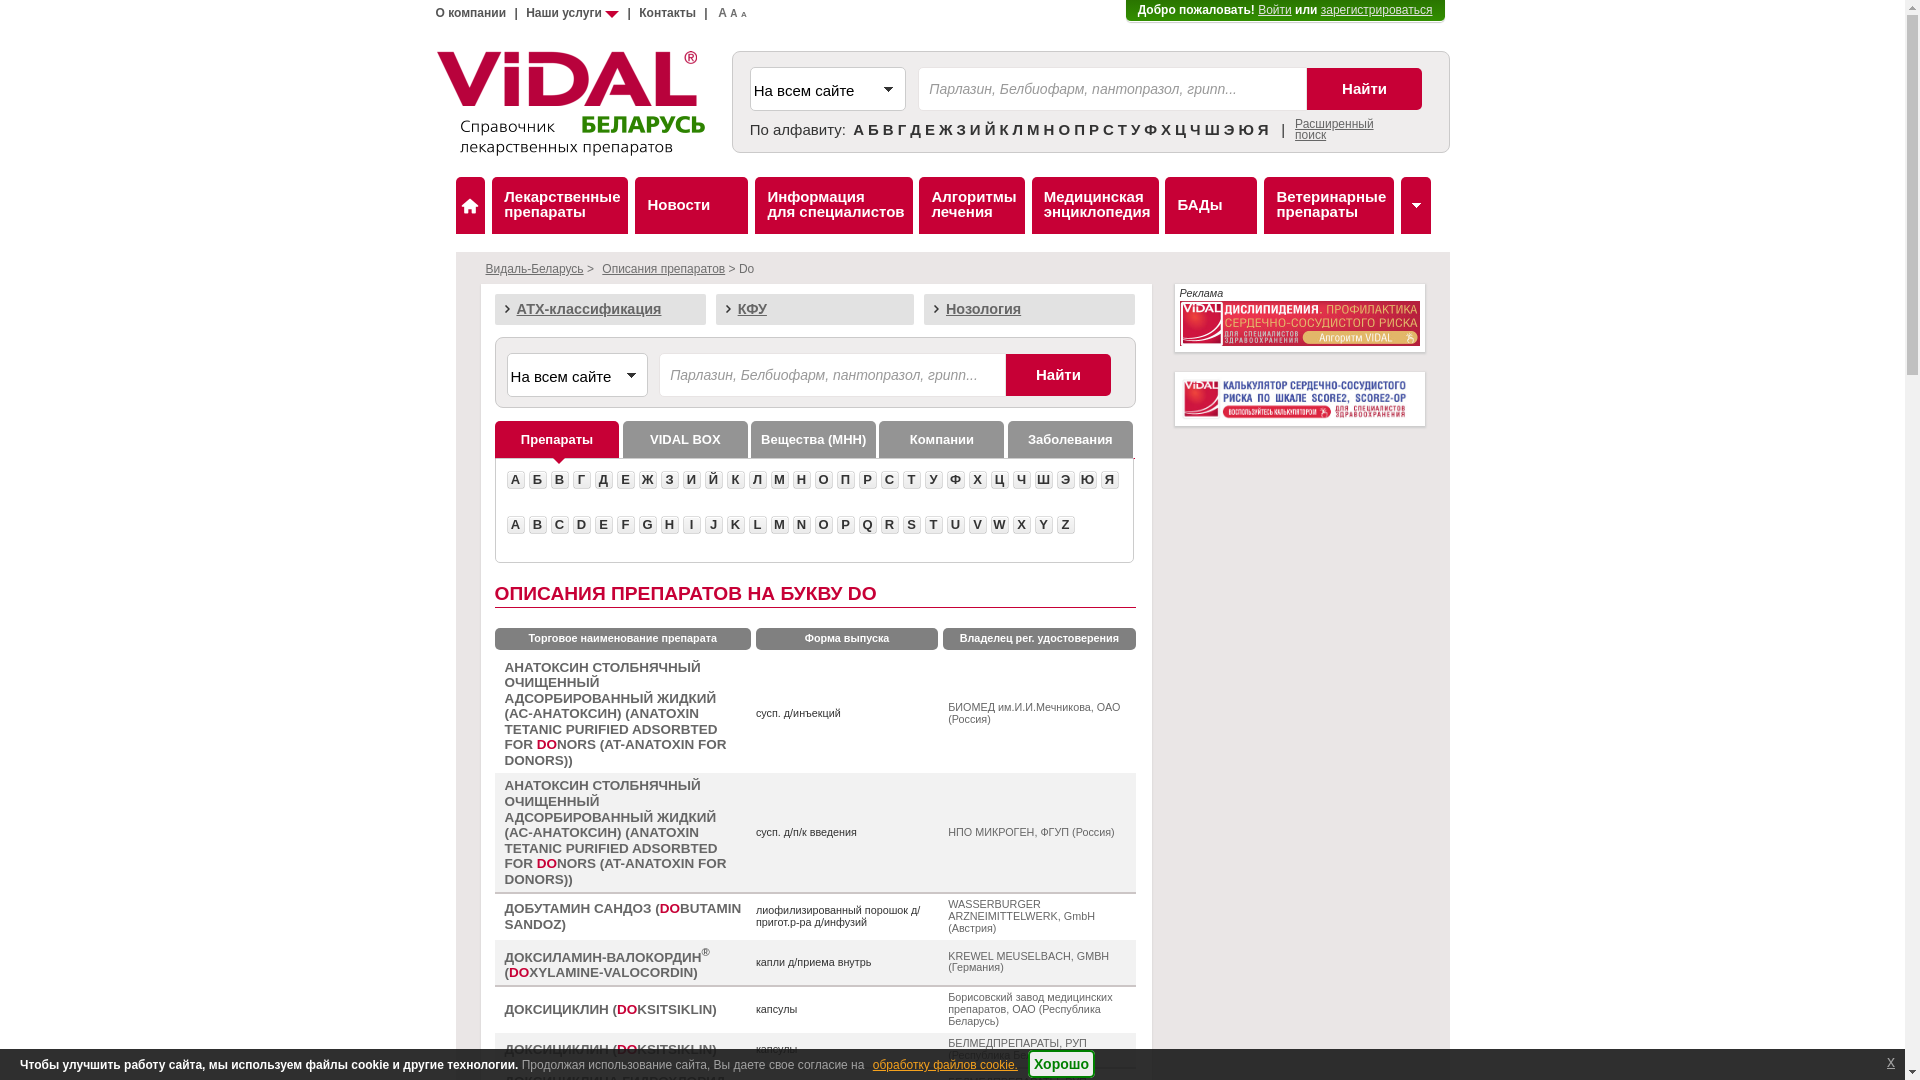 The width and height of the screenshot is (1920, 1080). What do you see at coordinates (901, 523) in the screenshot?
I see `'S'` at bounding box center [901, 523].